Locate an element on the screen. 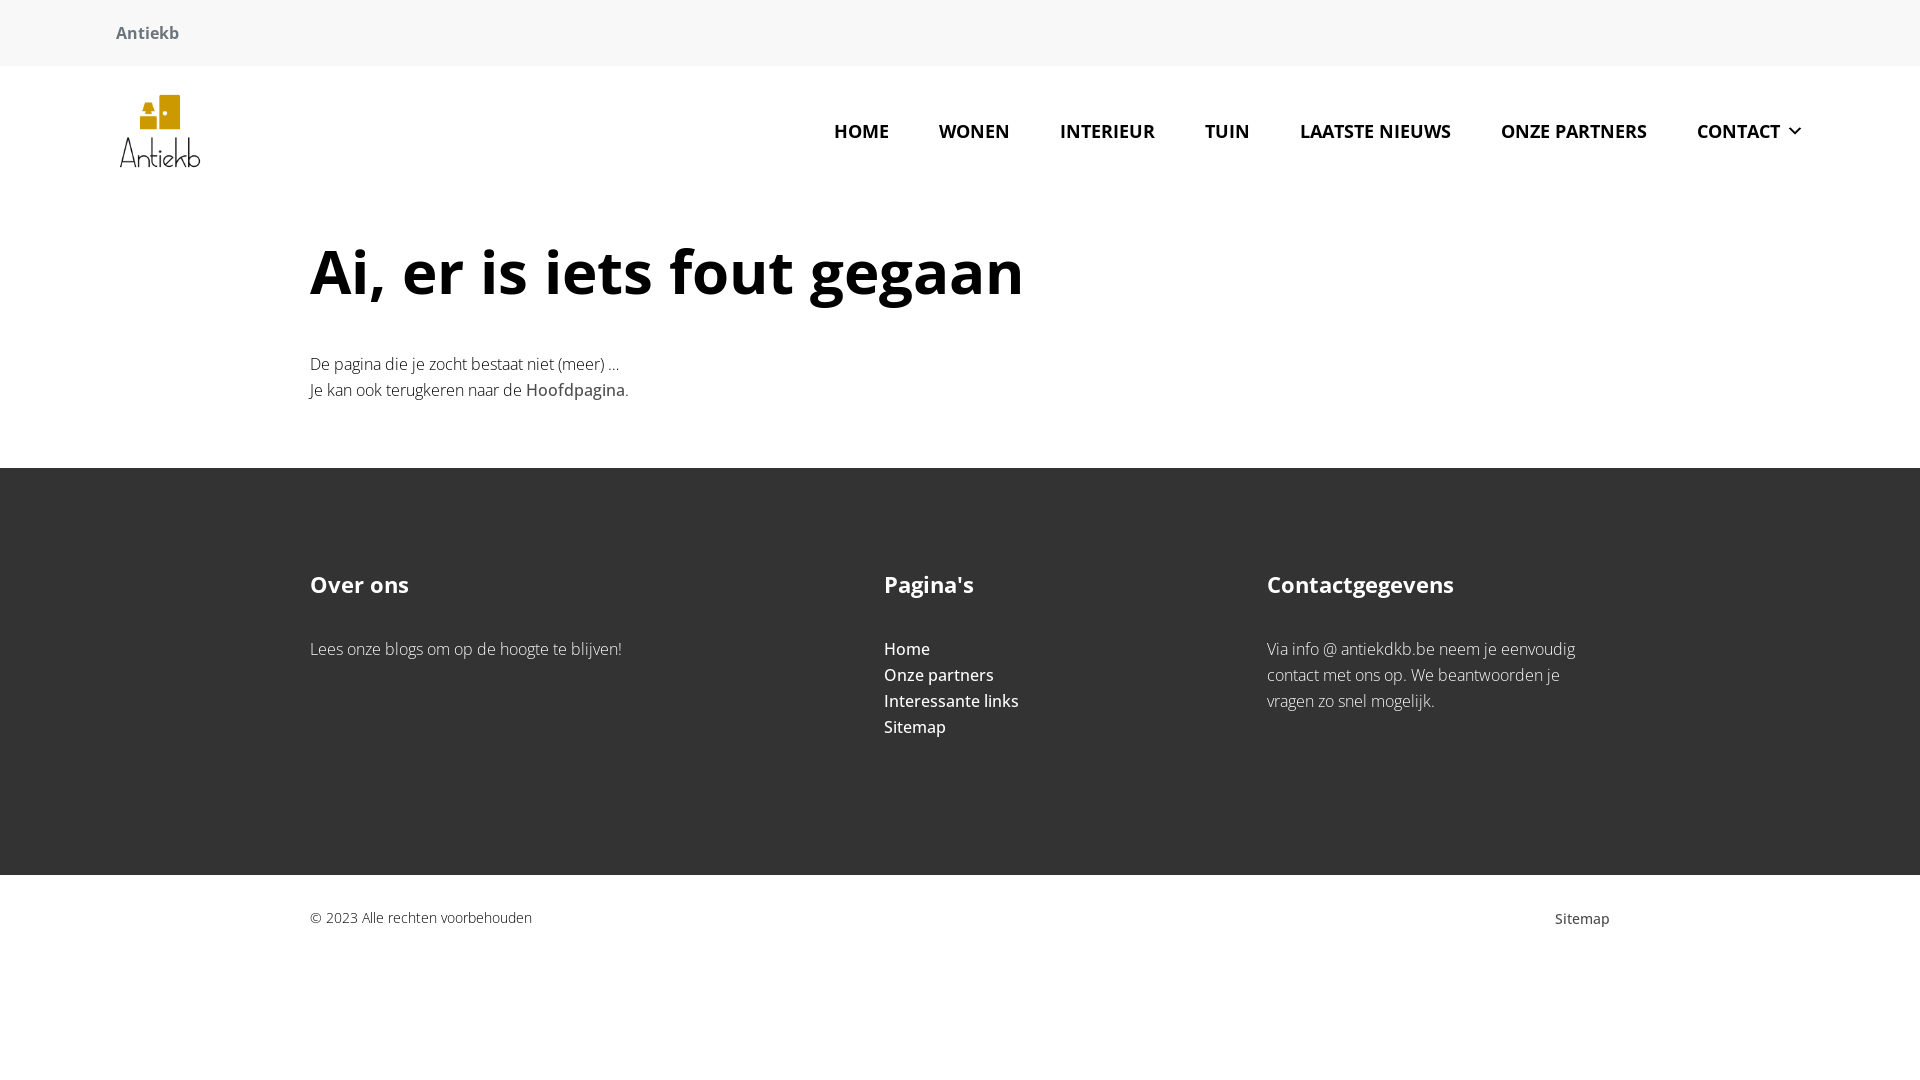 The width and height of the screenshot is (1920, 1080). 'WONEN' is located at coordinates (974, 131).